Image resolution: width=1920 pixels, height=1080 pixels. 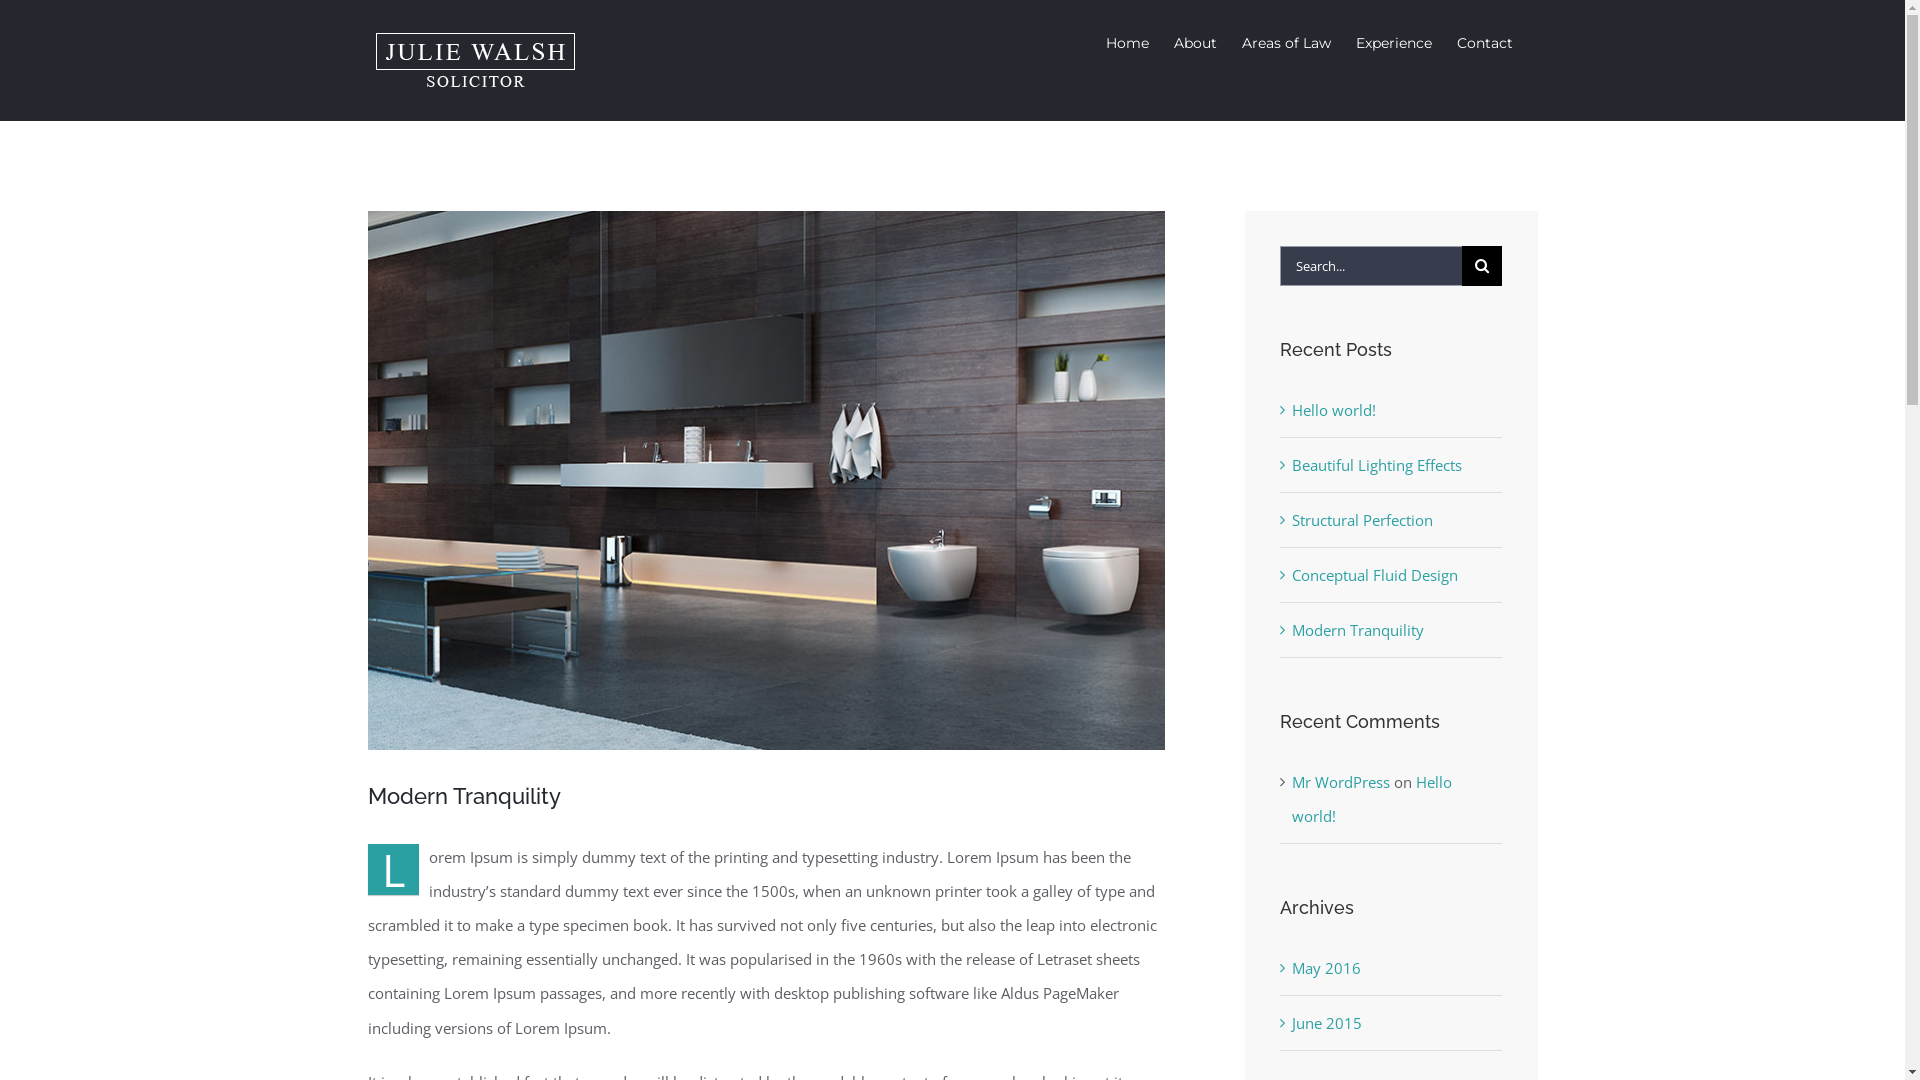 What do you see at coordinates (1195, 42) in the screenshot?
I see `'About'` at bounding box center [1195, 42].